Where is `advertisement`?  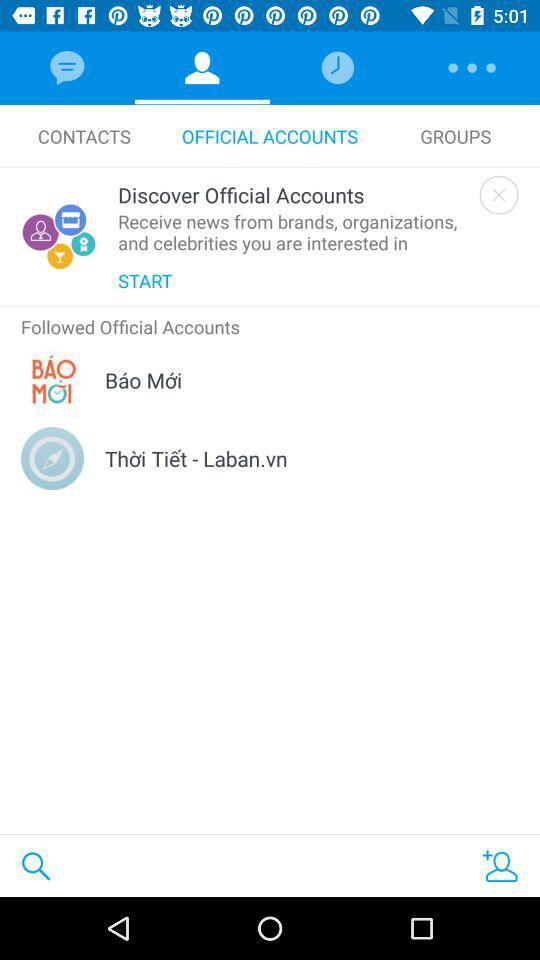 advertisement is located at coordinates (498, 195).